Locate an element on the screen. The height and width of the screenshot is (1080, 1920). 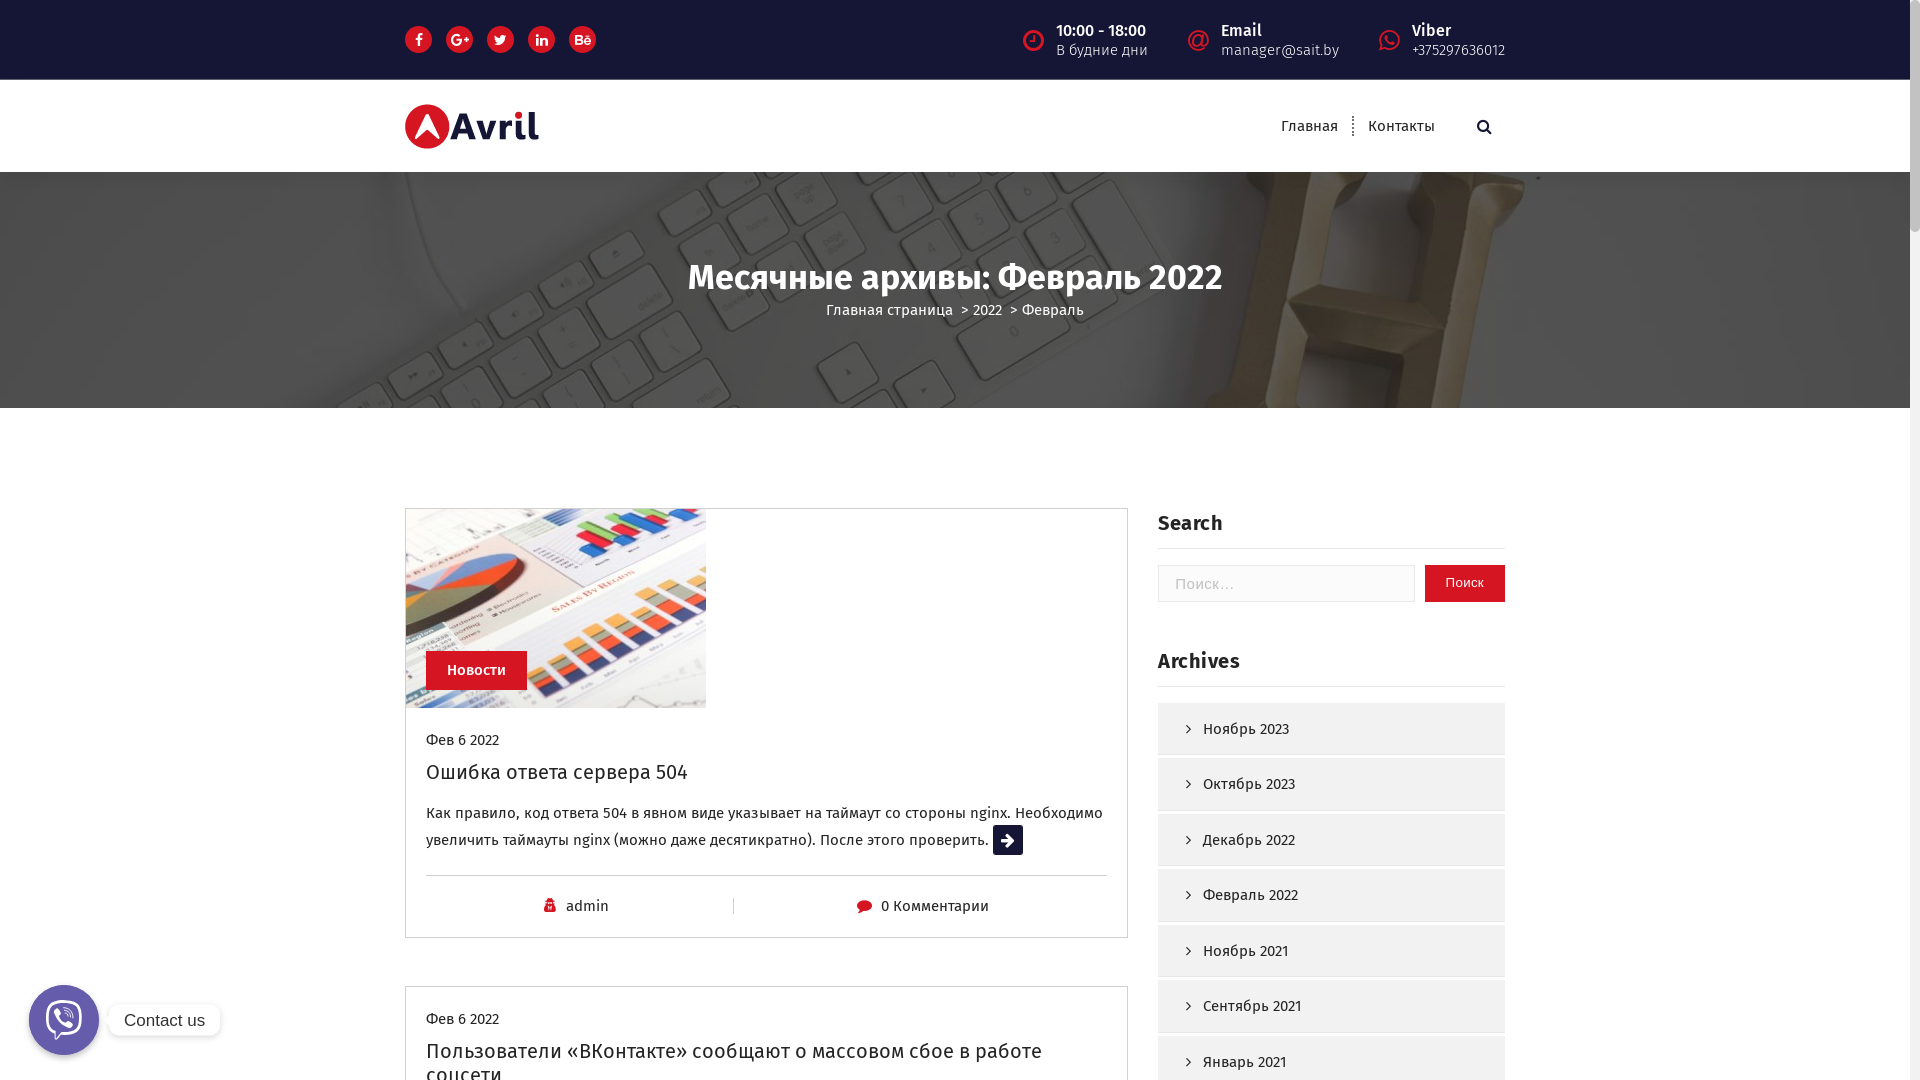
'Email is located at coordinates (1280, 38).